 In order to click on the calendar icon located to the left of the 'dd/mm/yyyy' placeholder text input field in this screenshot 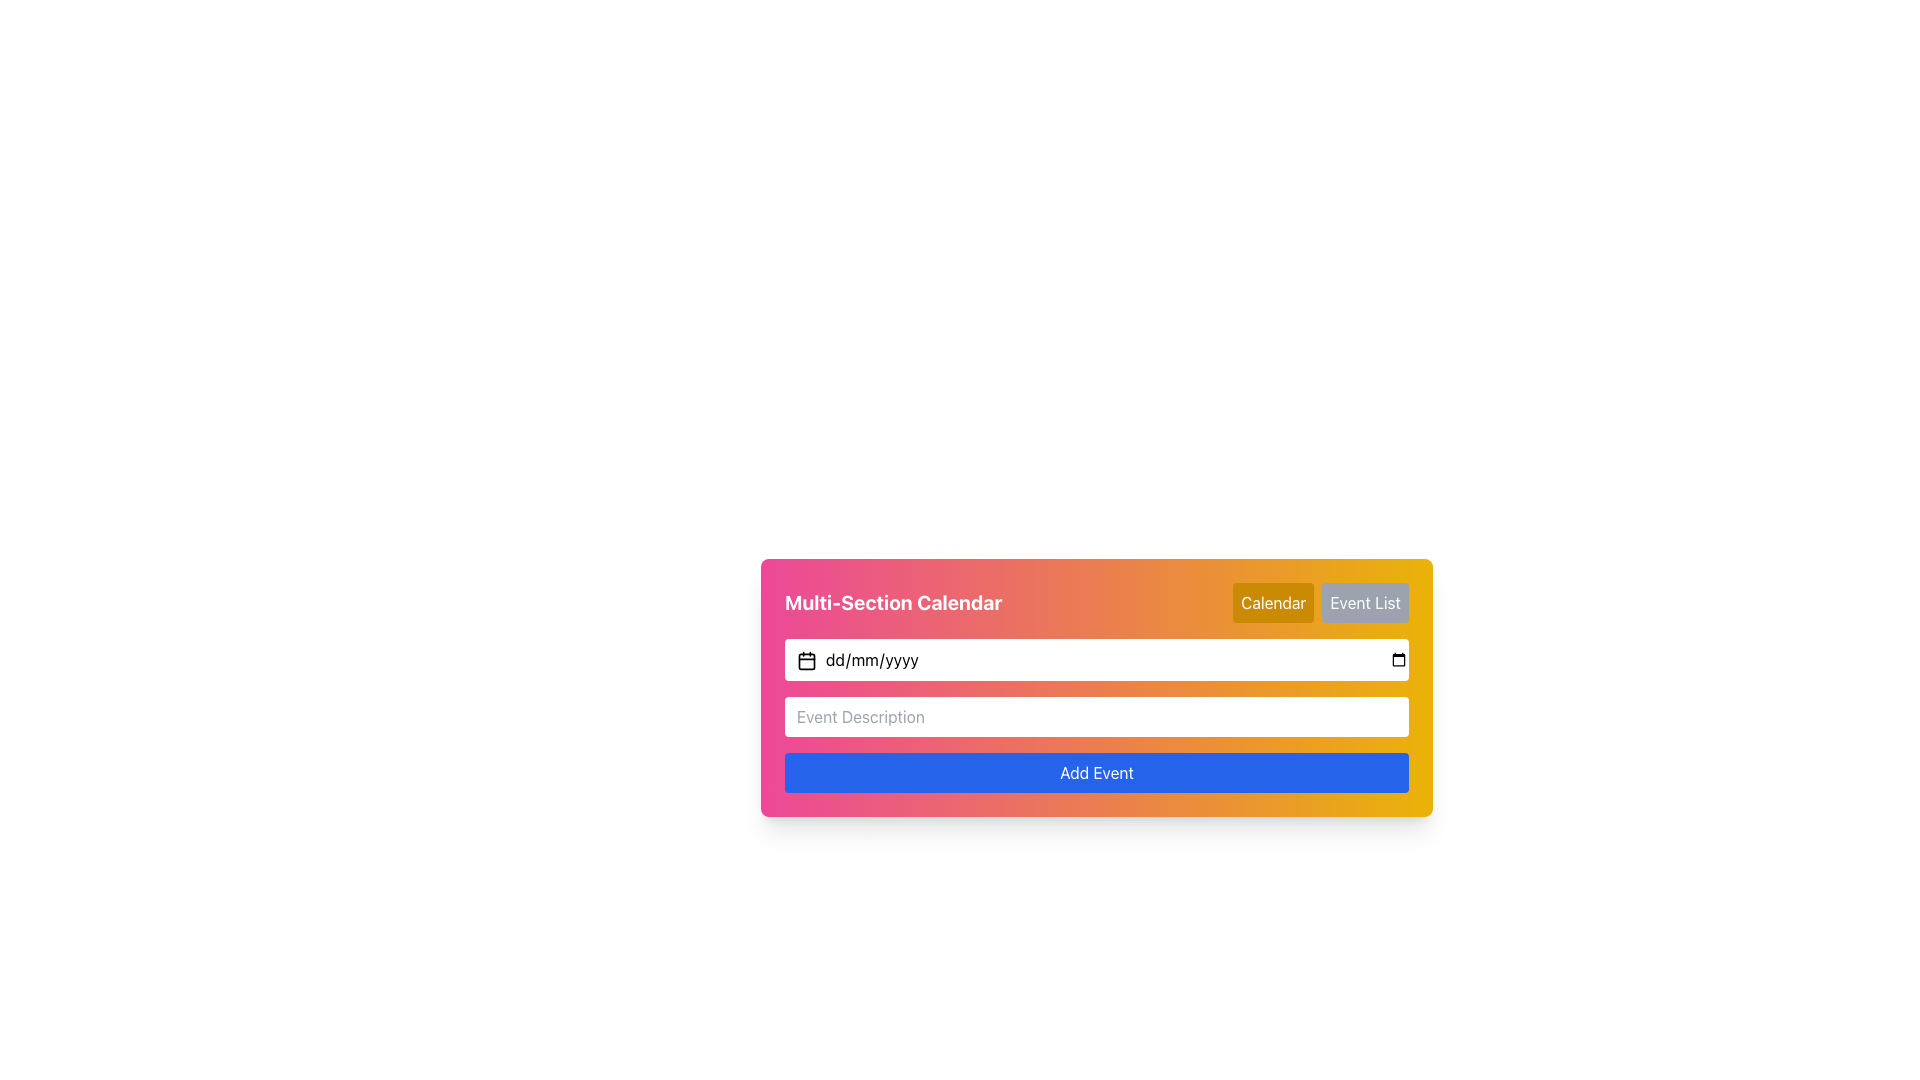, I will do `click(806, 660)`.